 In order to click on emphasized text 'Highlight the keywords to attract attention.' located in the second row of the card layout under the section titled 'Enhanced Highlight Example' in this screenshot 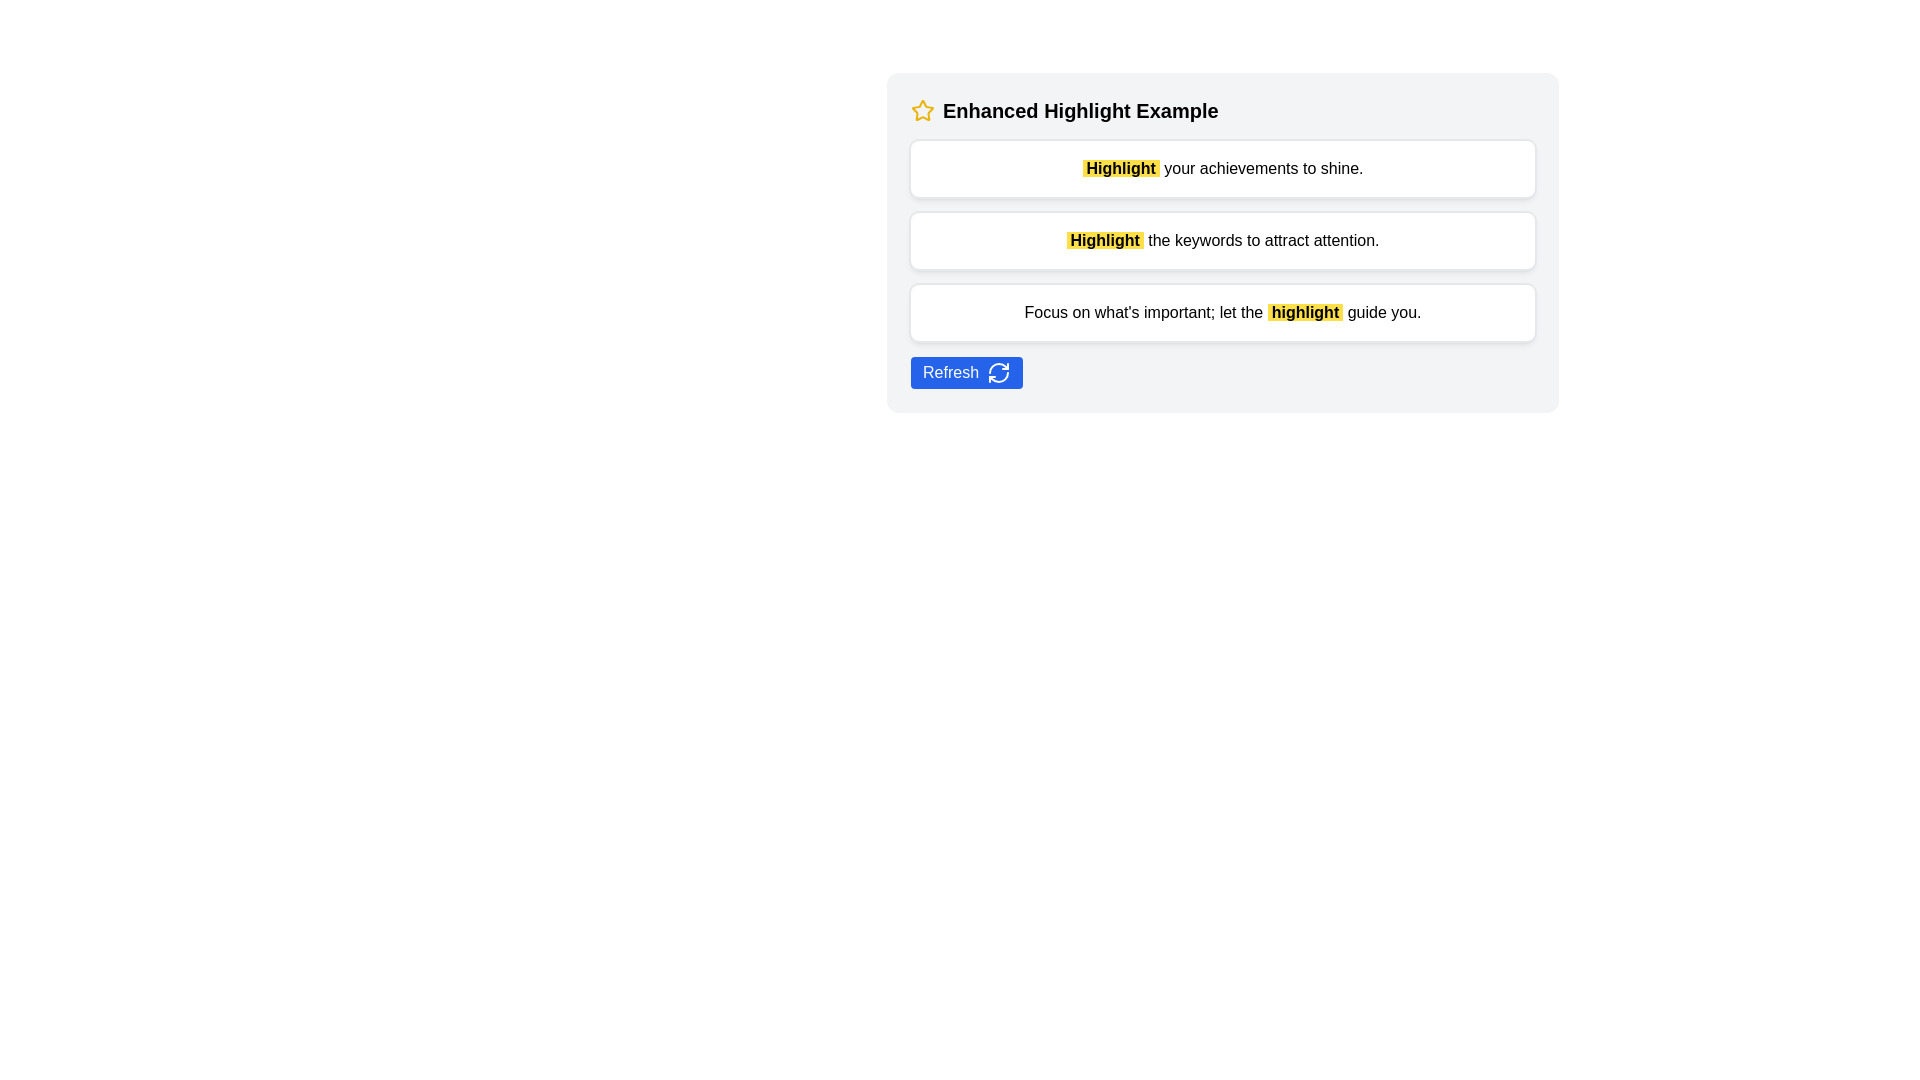, I will do `click(1104, 239)`.